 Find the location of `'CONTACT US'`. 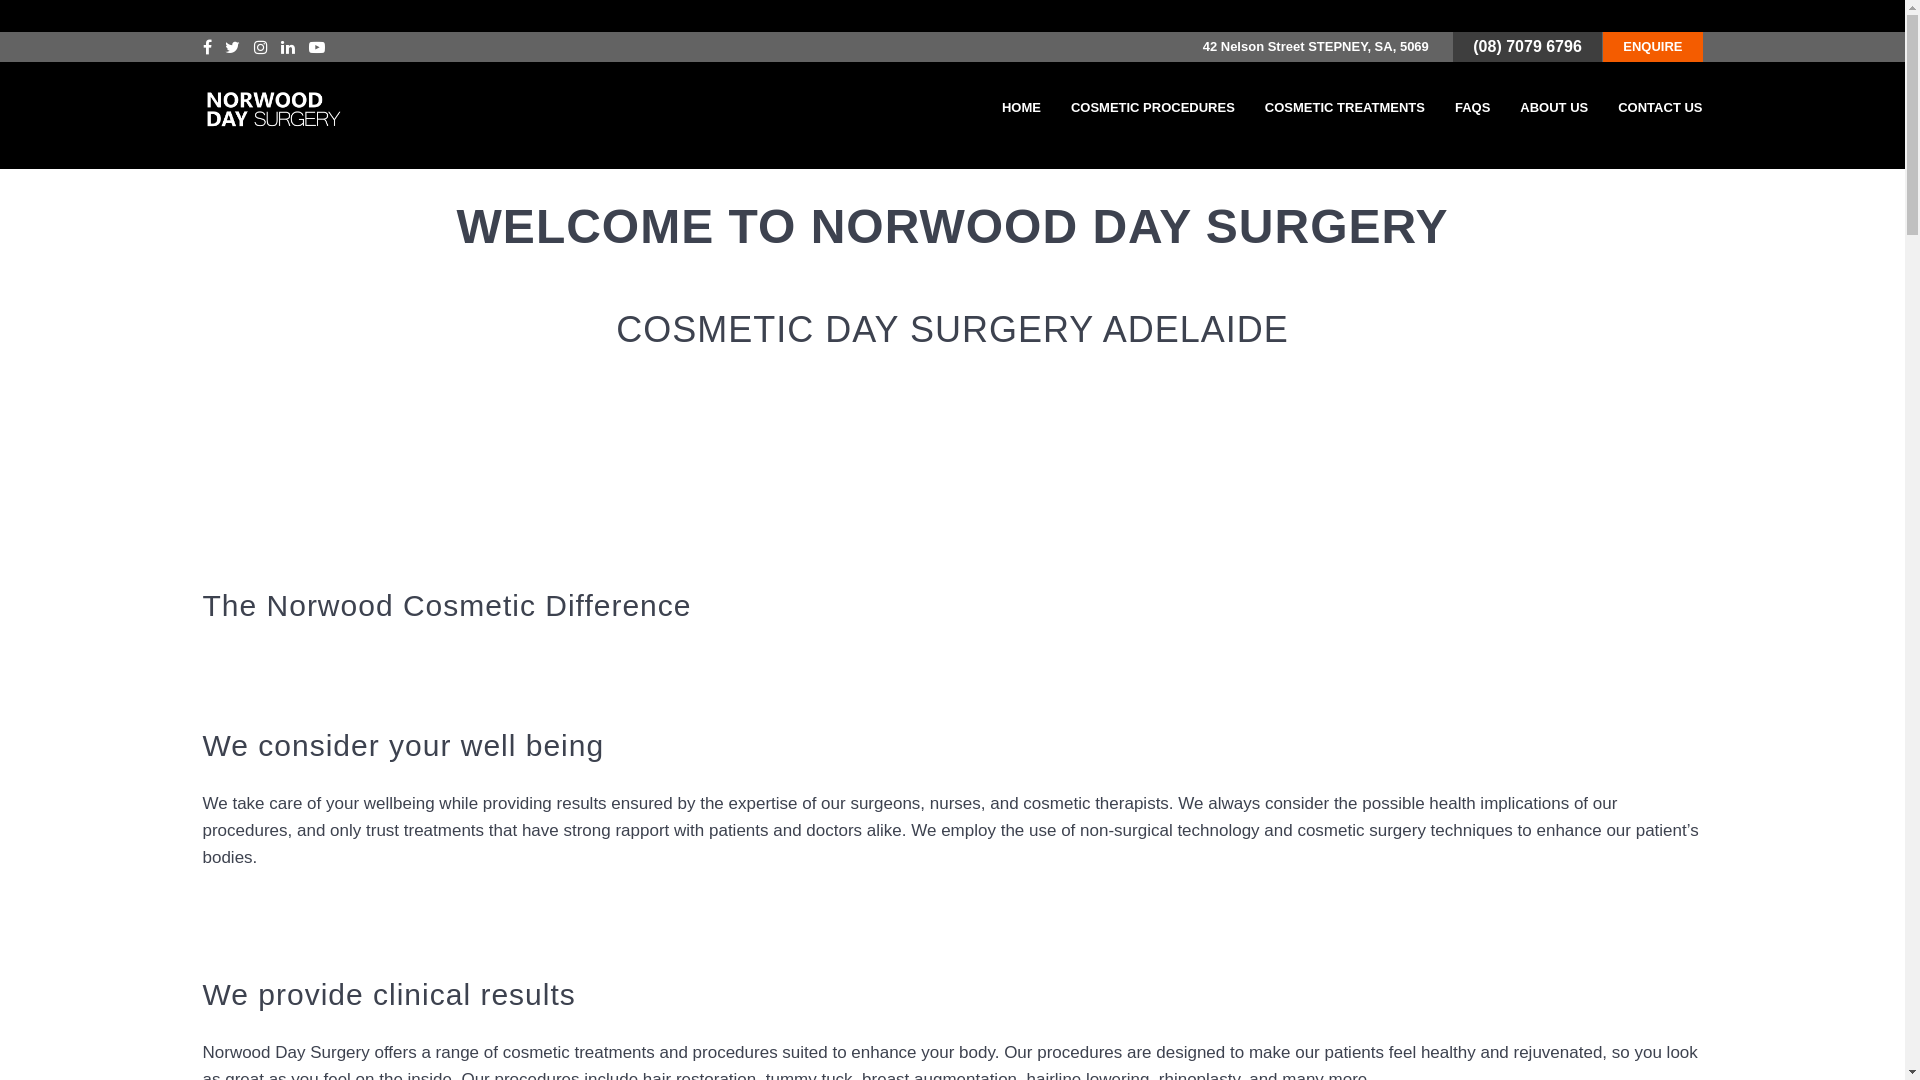

'CONTACT US' is located at coordinates (1660, 108).